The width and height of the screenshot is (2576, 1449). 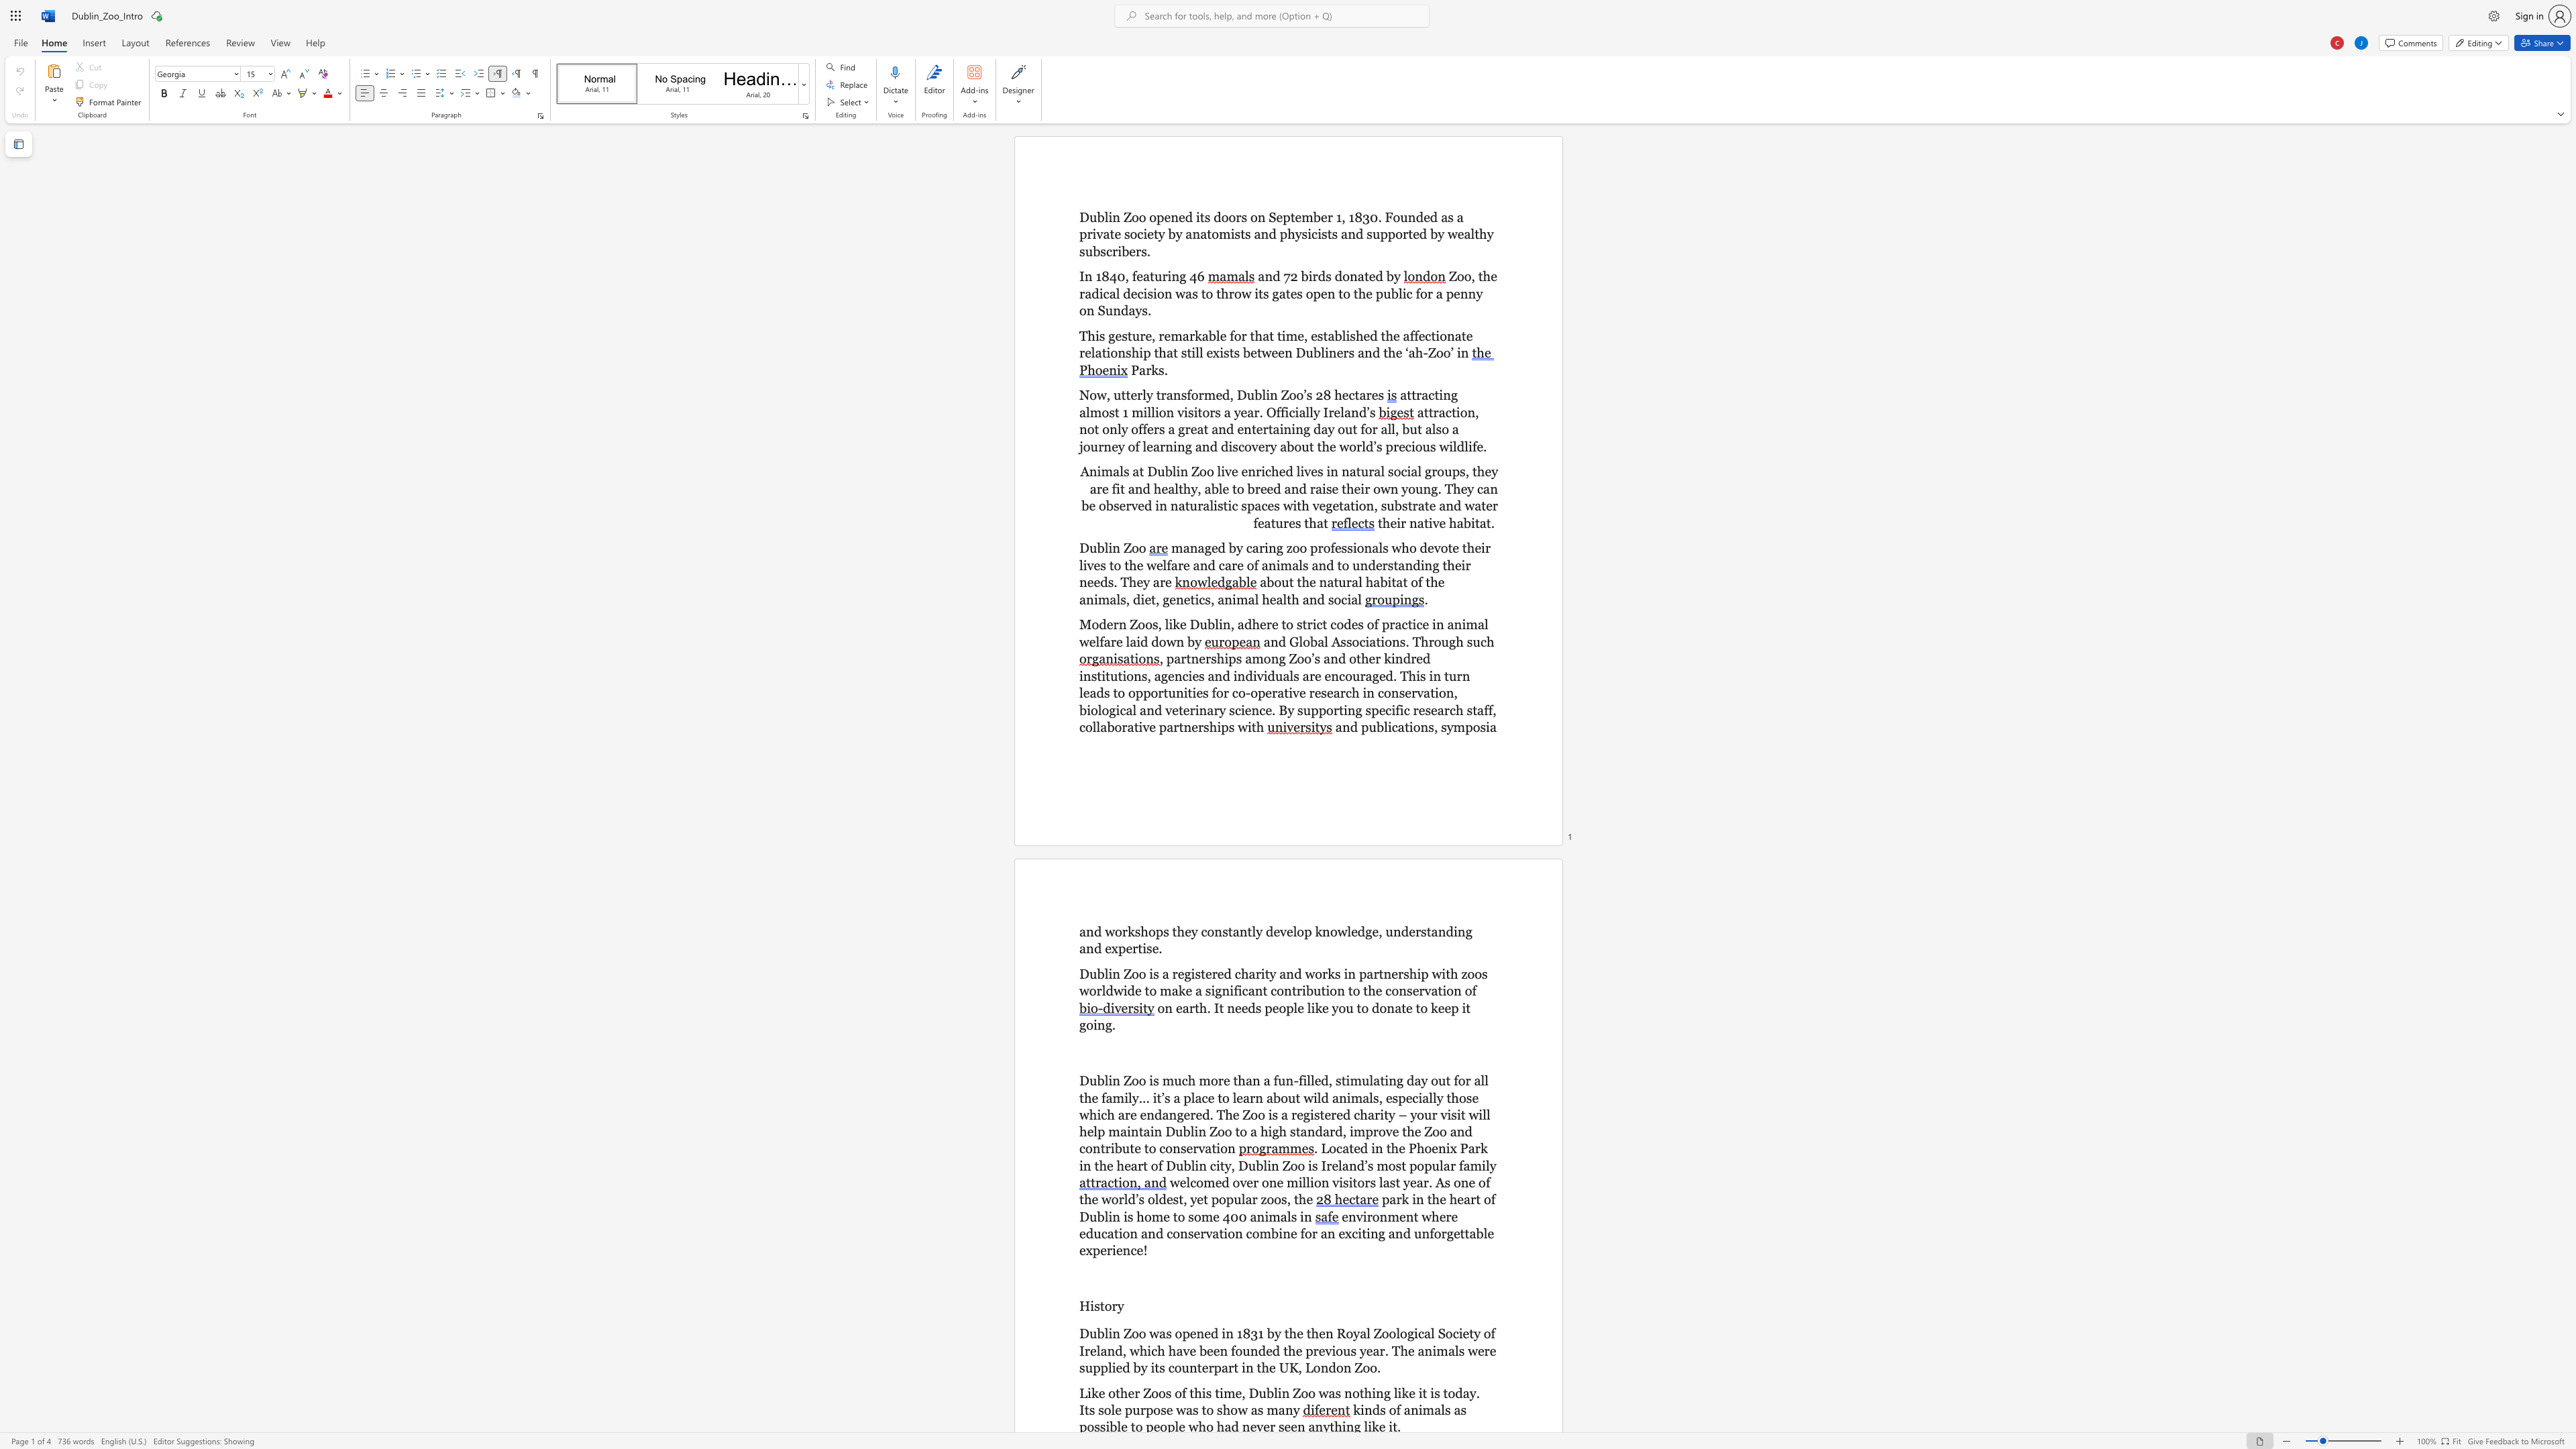 What do you see at coordinates (1261, 598) in the screenshot?
I see `the subset text "hea" within the text ", genetics, animal health and social"` at bounding box center [1261, 598].